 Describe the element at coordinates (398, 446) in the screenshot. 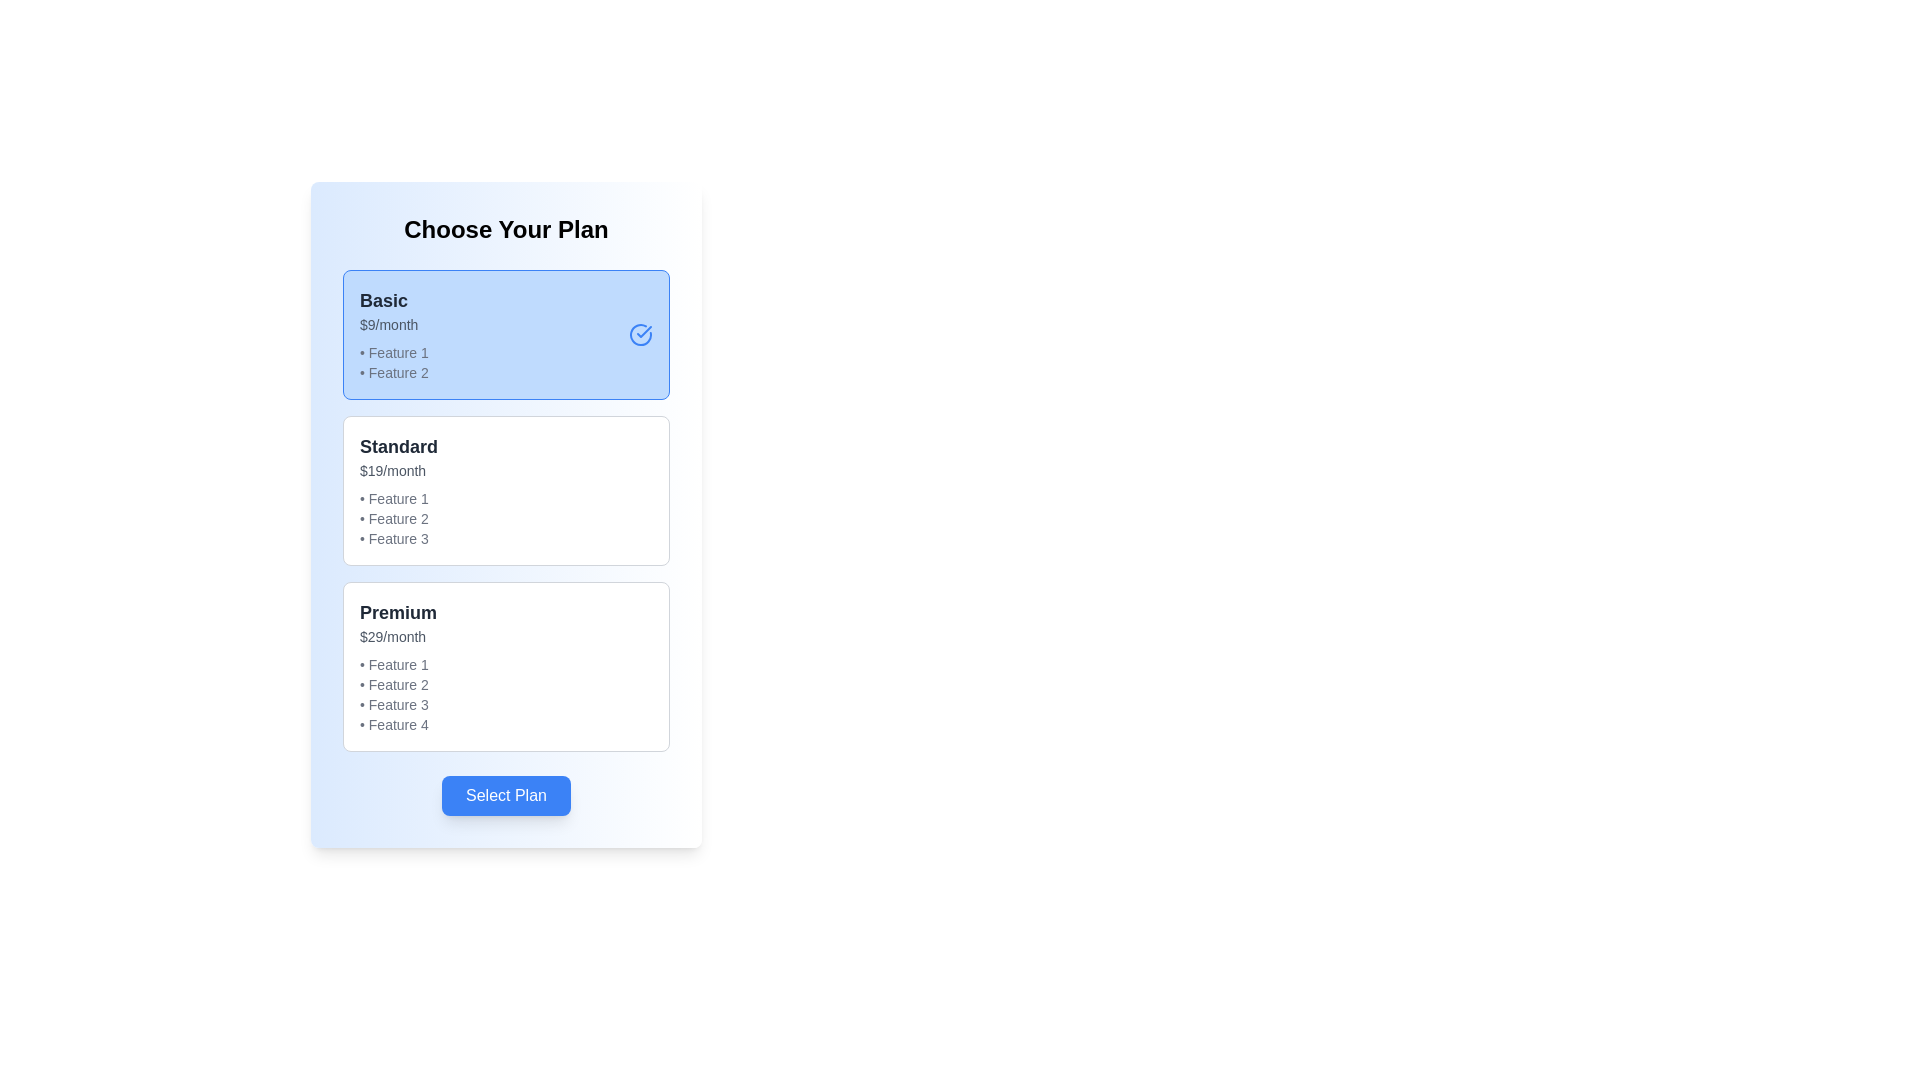

I see `the text label that displays 'Standard' in bold and larger font size, positioned above the '$19/month' text within the second pricing card` at that location.